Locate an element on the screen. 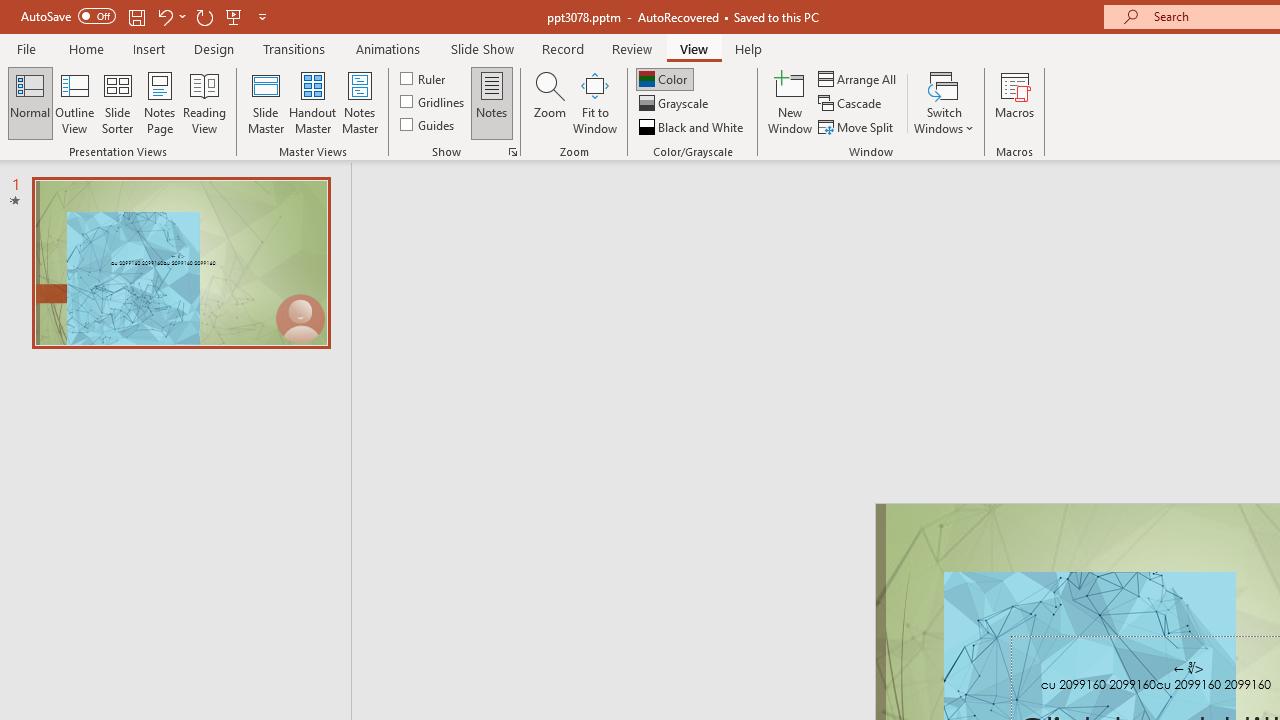 This screenshot has height=720, width=1280. 'Fit to Window' is located at coordinates (594, 103).